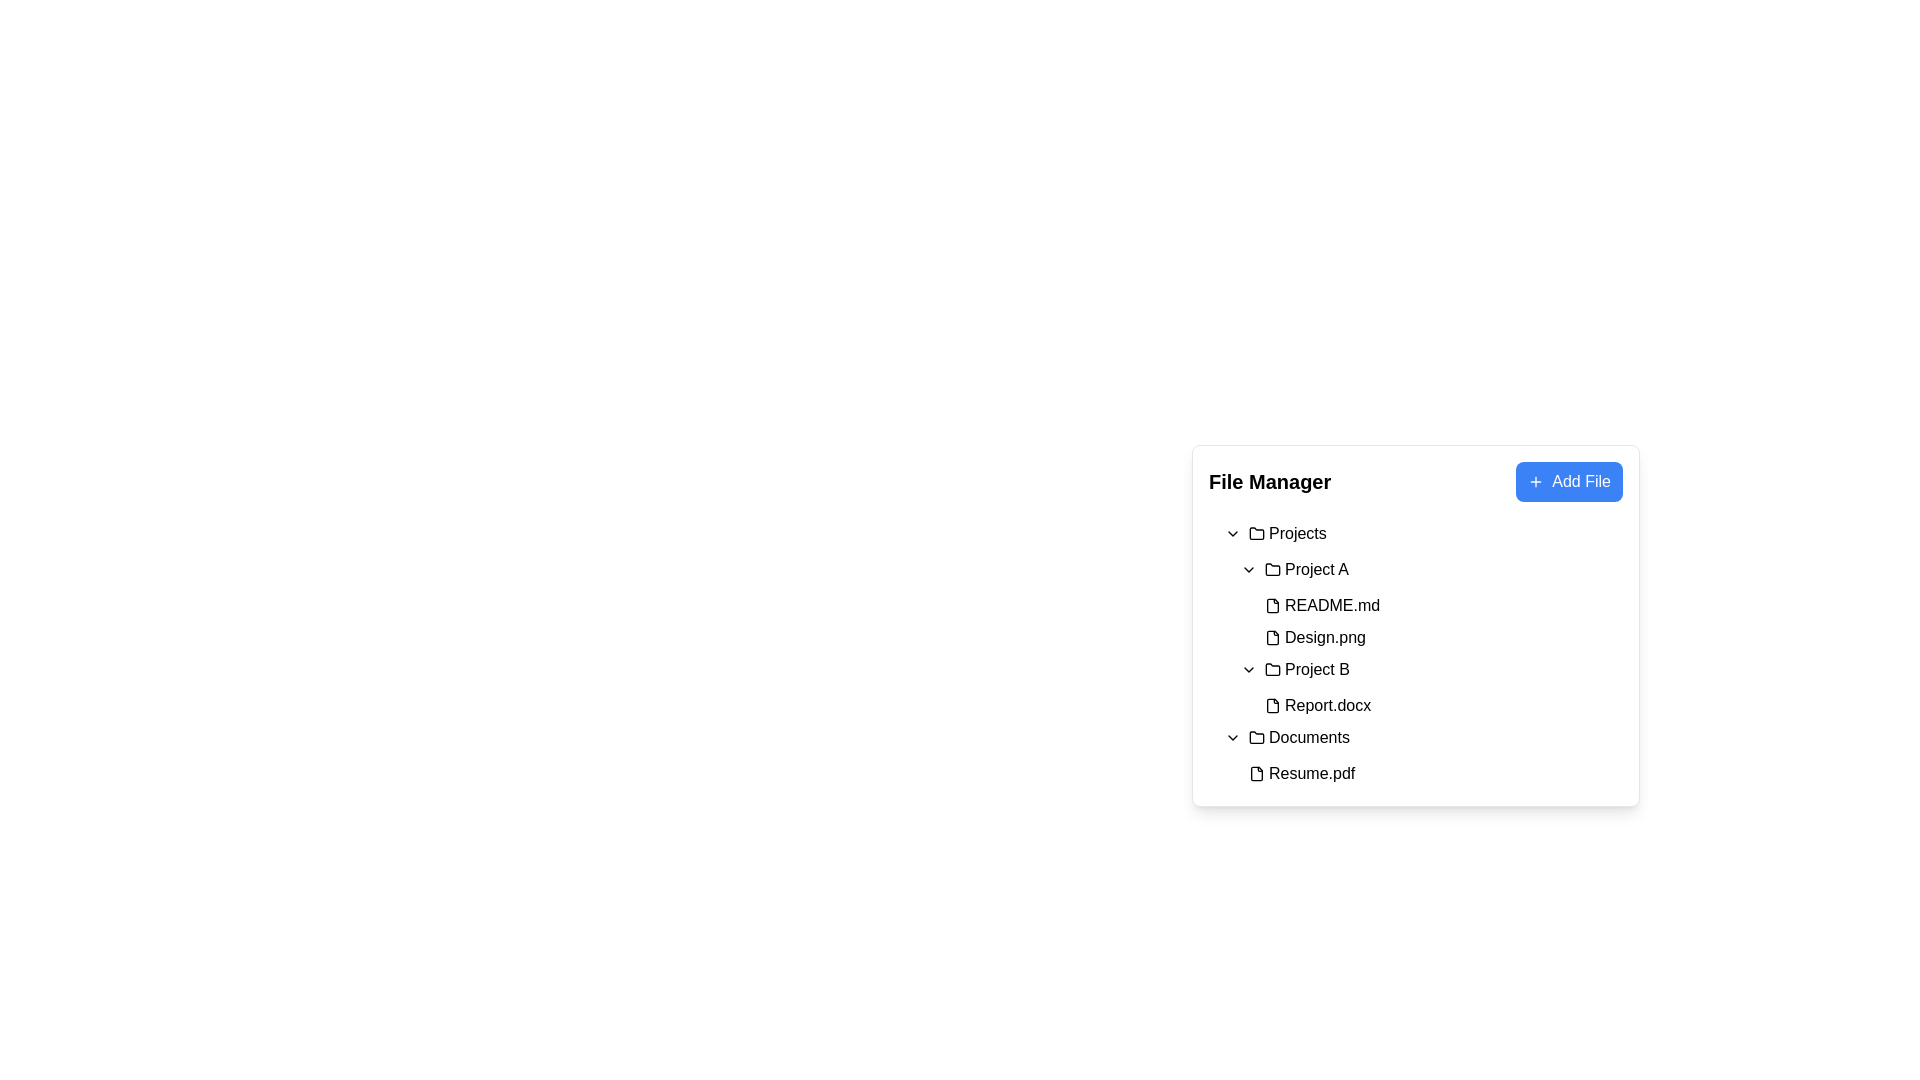 The width and height of the screenshot is (1920, 1080). Describe the element at coordinates (1271, 704) in the screenshot. I see `the document file icon associated with 'Report.docx' located in the 'Projects' section of the 'File Manager' sidebar interface` at that location.